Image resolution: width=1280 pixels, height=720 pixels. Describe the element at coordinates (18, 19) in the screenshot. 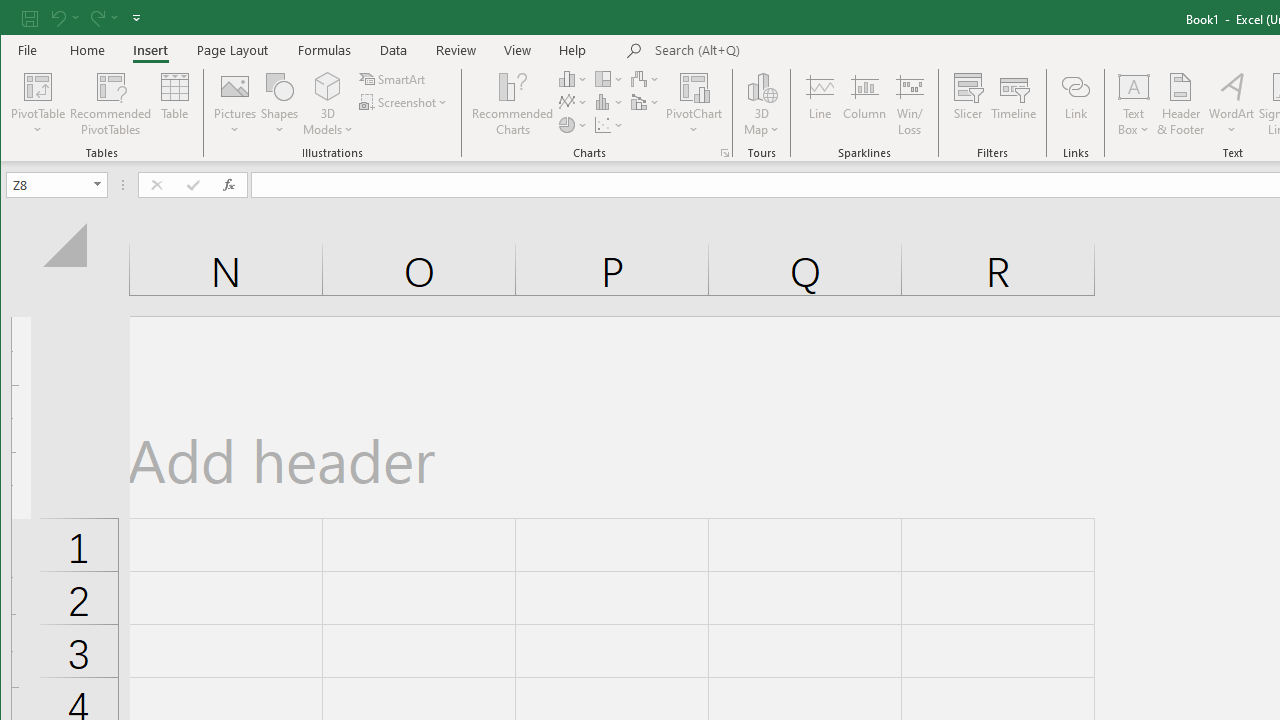

I see `'System'` at that location.